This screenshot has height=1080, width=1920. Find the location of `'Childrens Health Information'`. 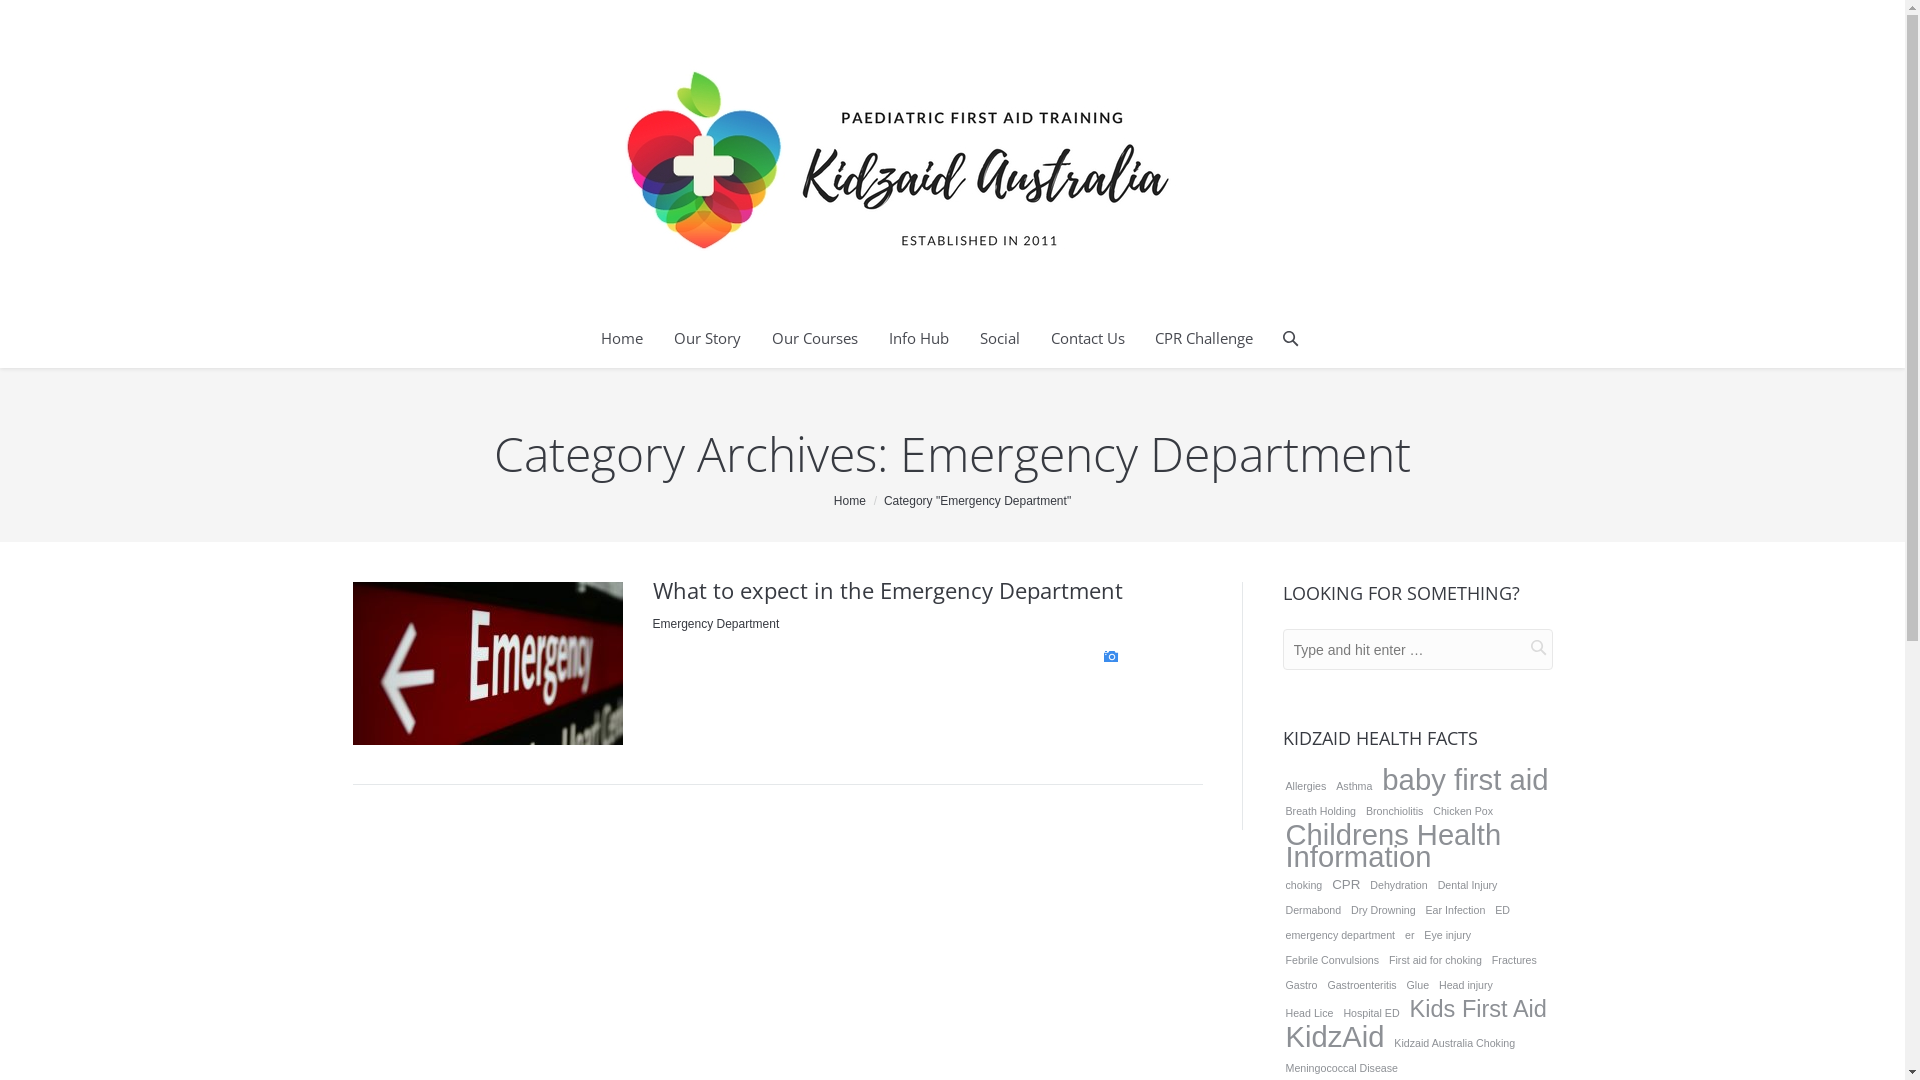

'Childrens Health Information' is located at coordinates (1415, 845).